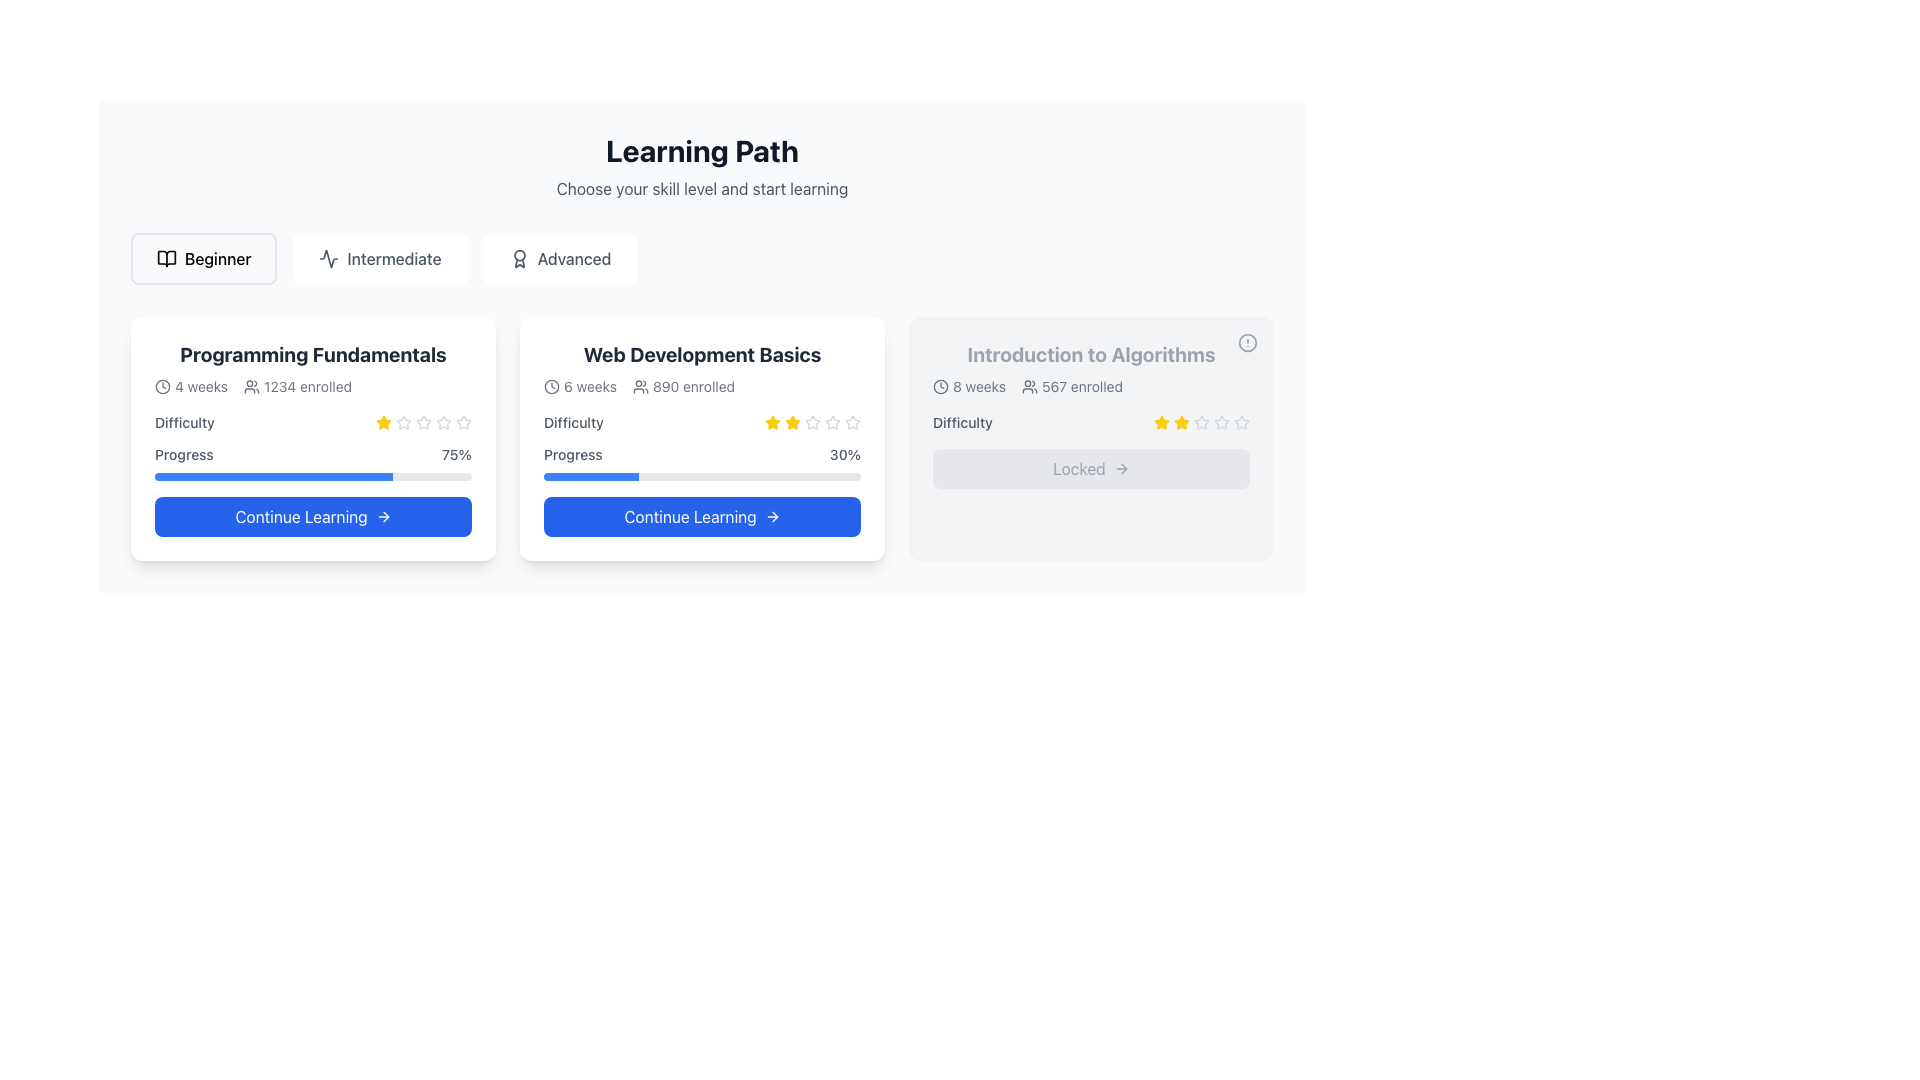 This screenshot has height=1080, width=1920. What do you see at coordinates (791, 422) in the screenshot?
I see `the third yellow star icon in the rating section of the 'Web Development Basics' card` at bounding box center [791, 422].